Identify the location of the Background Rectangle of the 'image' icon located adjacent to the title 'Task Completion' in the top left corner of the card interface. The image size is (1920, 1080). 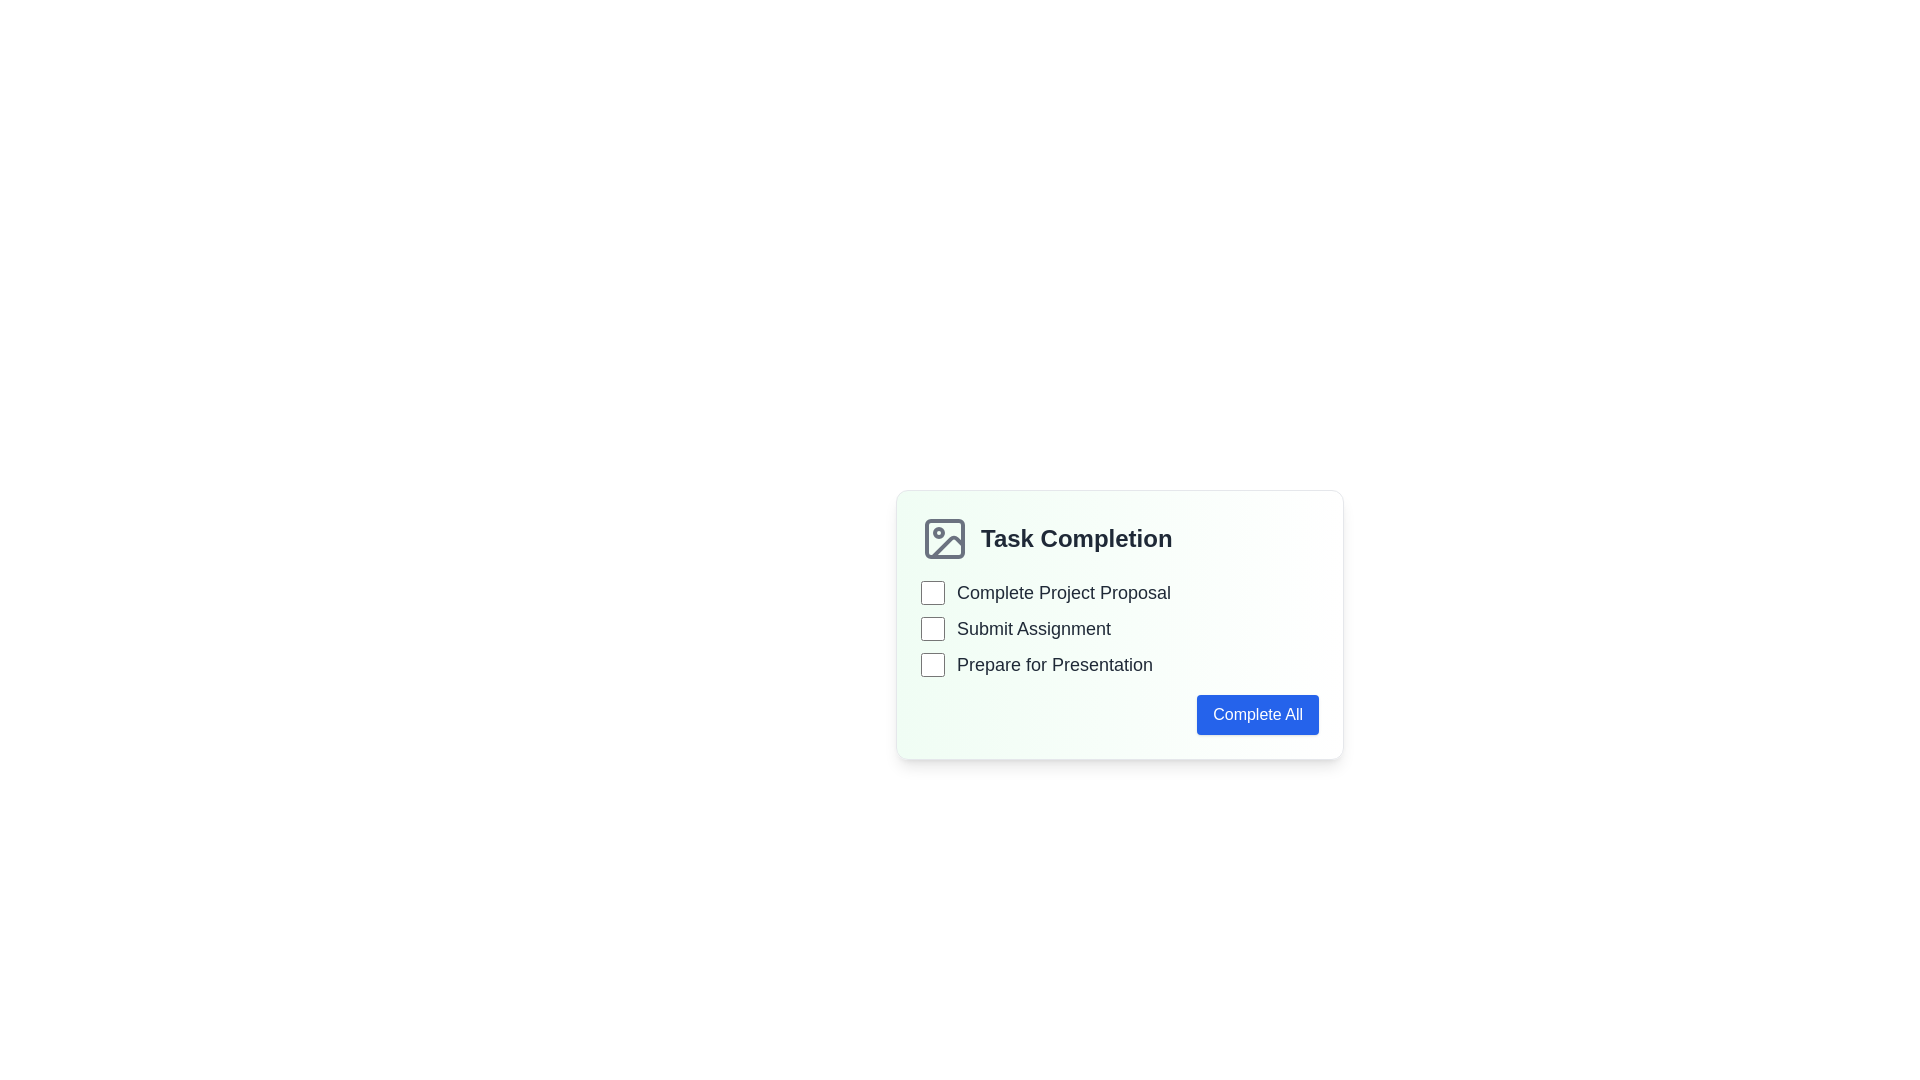
(944, 538).